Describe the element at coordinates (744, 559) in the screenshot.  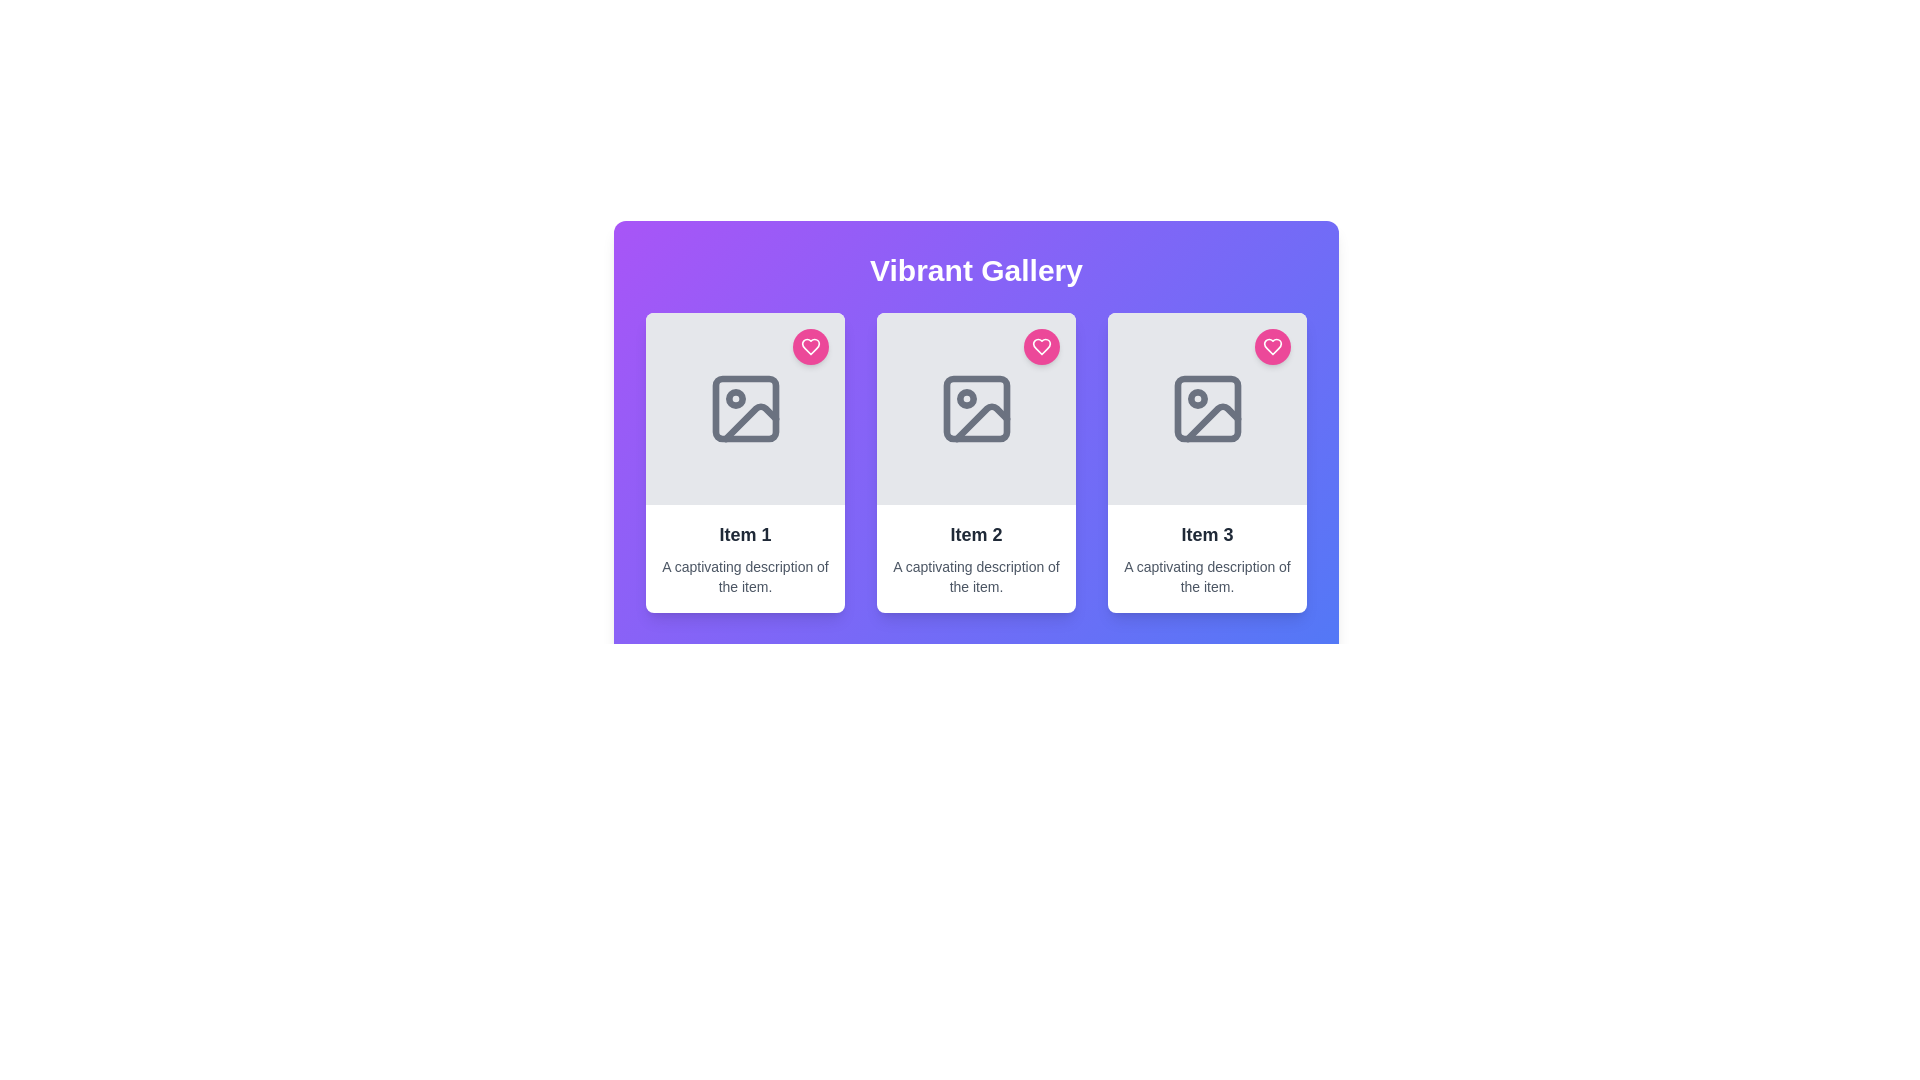
I see `item information from the text block element located on the bottom half of the first card in a horizontally arranged gallery` at that location.